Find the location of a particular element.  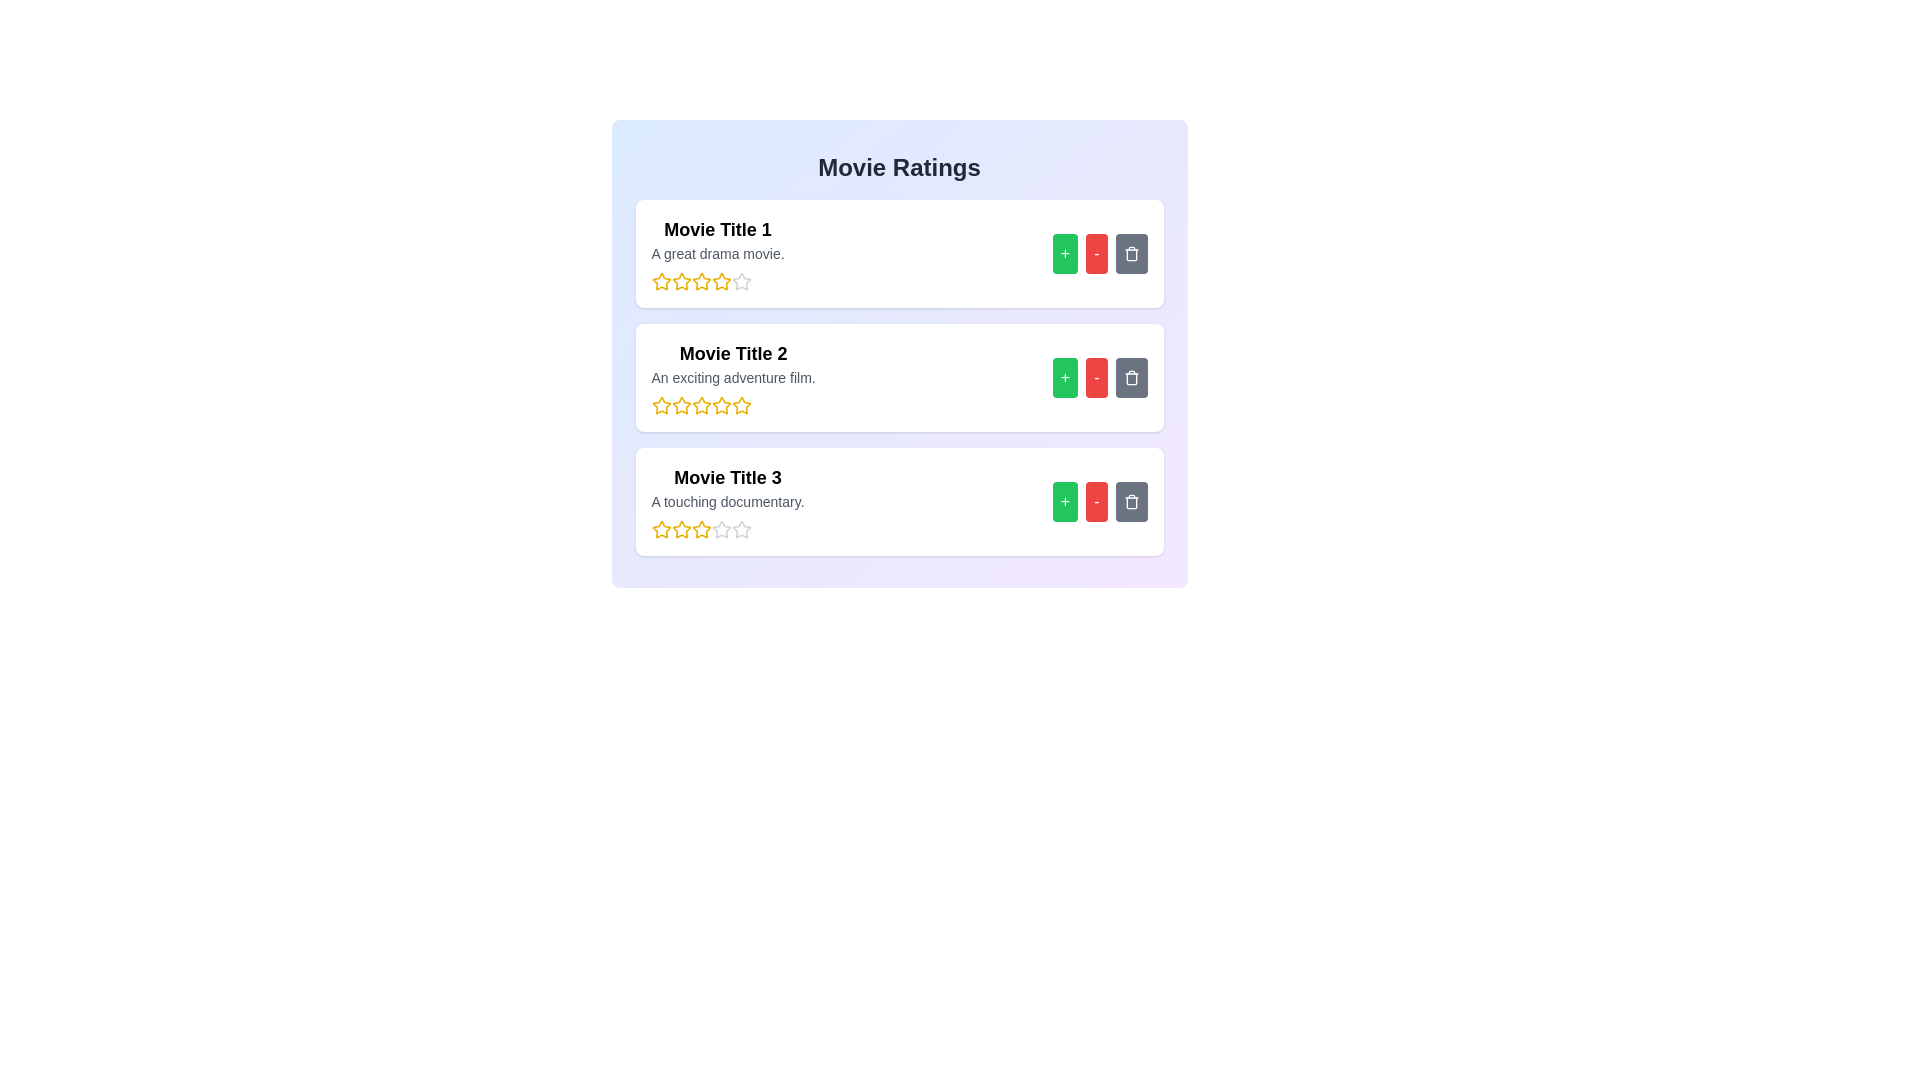

'+' button next to the movie to increase its rating is located at coordinates (1064, 253).